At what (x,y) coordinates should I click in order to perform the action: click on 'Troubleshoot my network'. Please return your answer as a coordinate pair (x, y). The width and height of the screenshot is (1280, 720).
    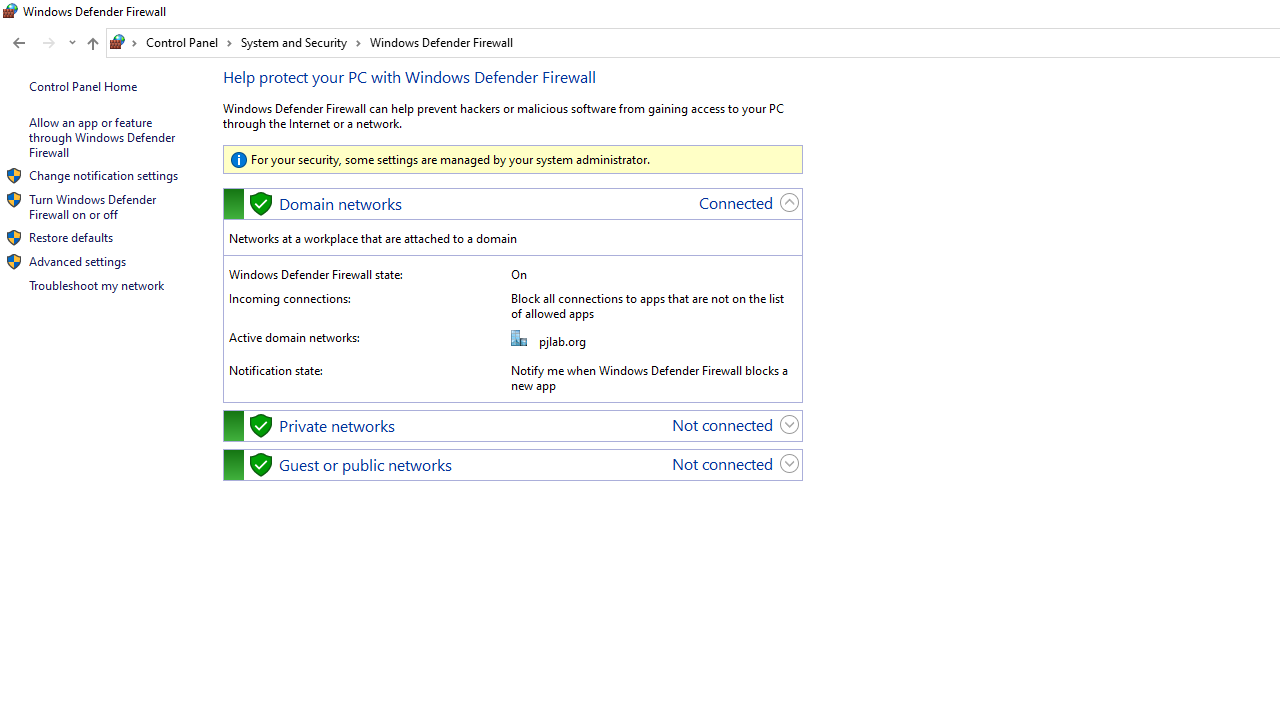
    Looking at the image, I should click on (95, 285).